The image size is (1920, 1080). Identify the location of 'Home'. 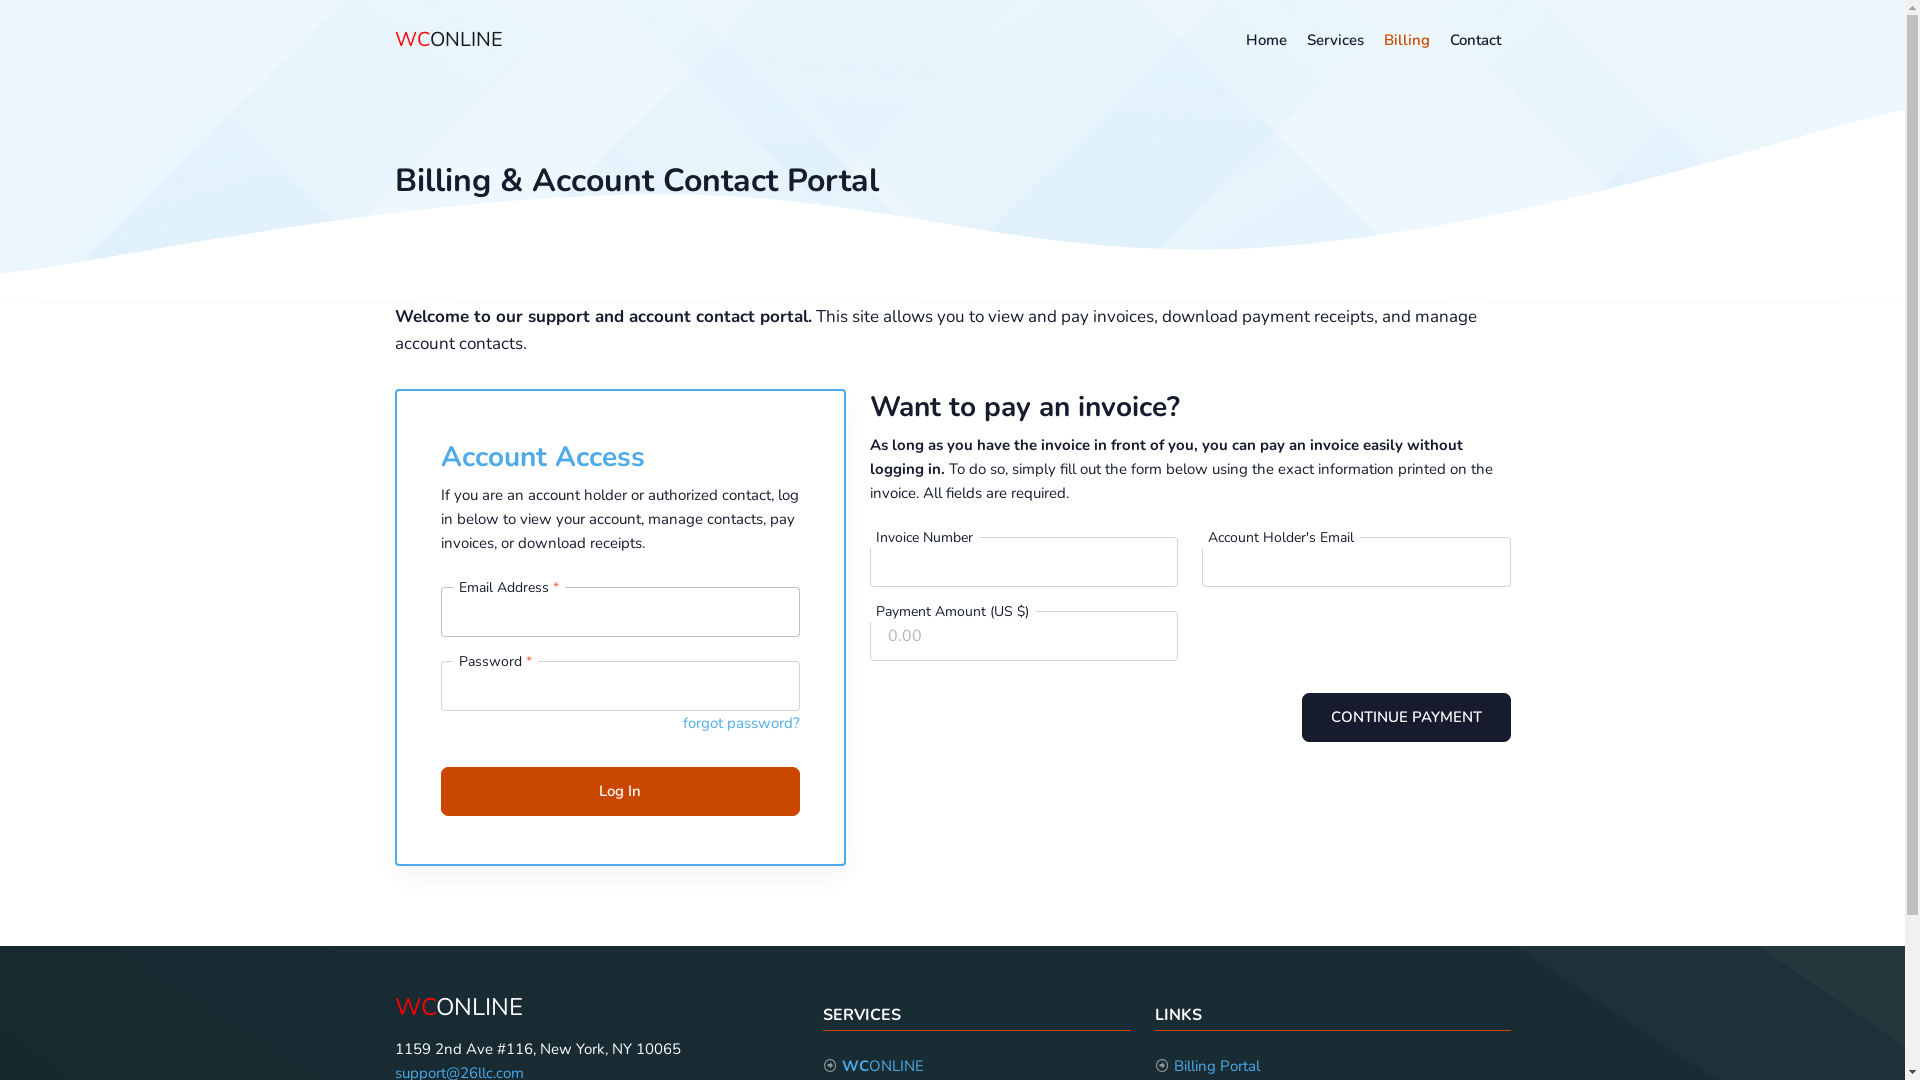
(1265, 40).